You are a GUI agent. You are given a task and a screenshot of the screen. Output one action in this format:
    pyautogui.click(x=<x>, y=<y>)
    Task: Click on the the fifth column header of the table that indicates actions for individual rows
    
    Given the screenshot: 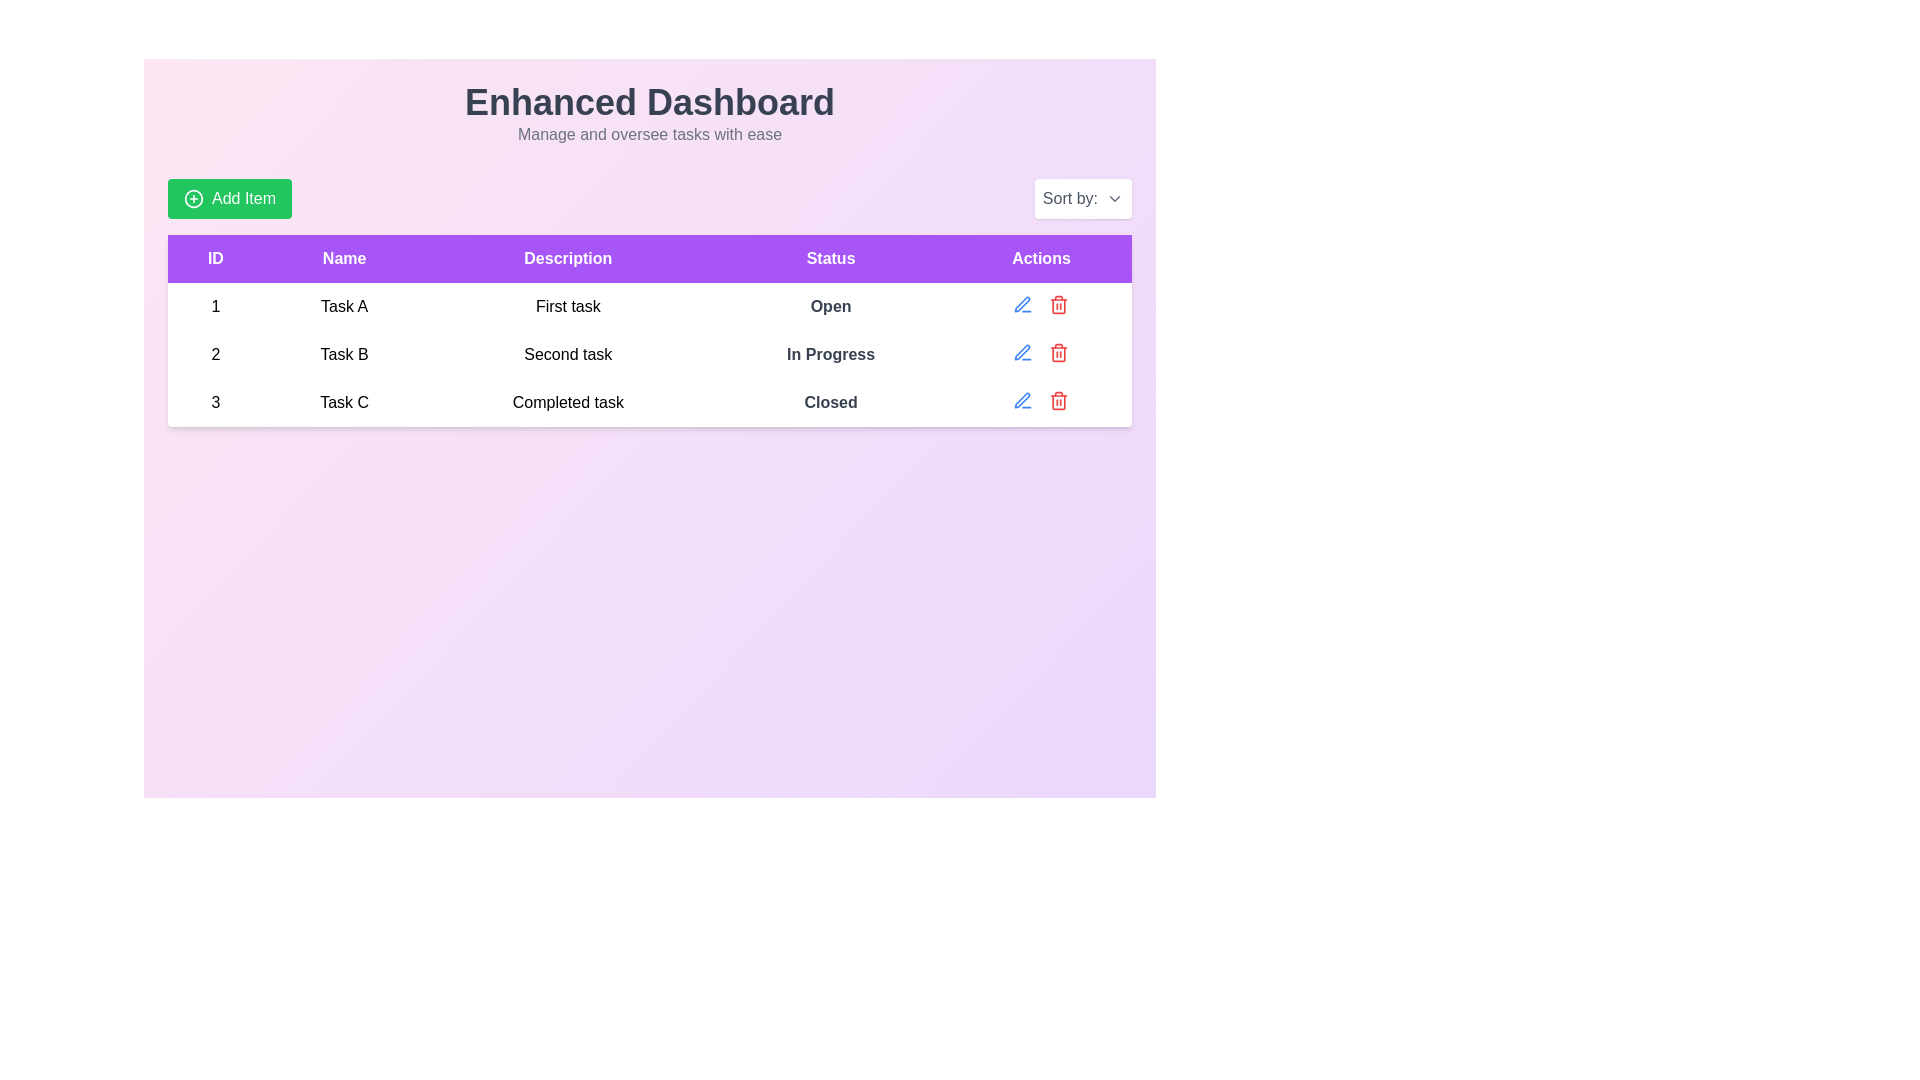 What is the action you would take?
    pyautogui.click(x=1040, y=257)
    